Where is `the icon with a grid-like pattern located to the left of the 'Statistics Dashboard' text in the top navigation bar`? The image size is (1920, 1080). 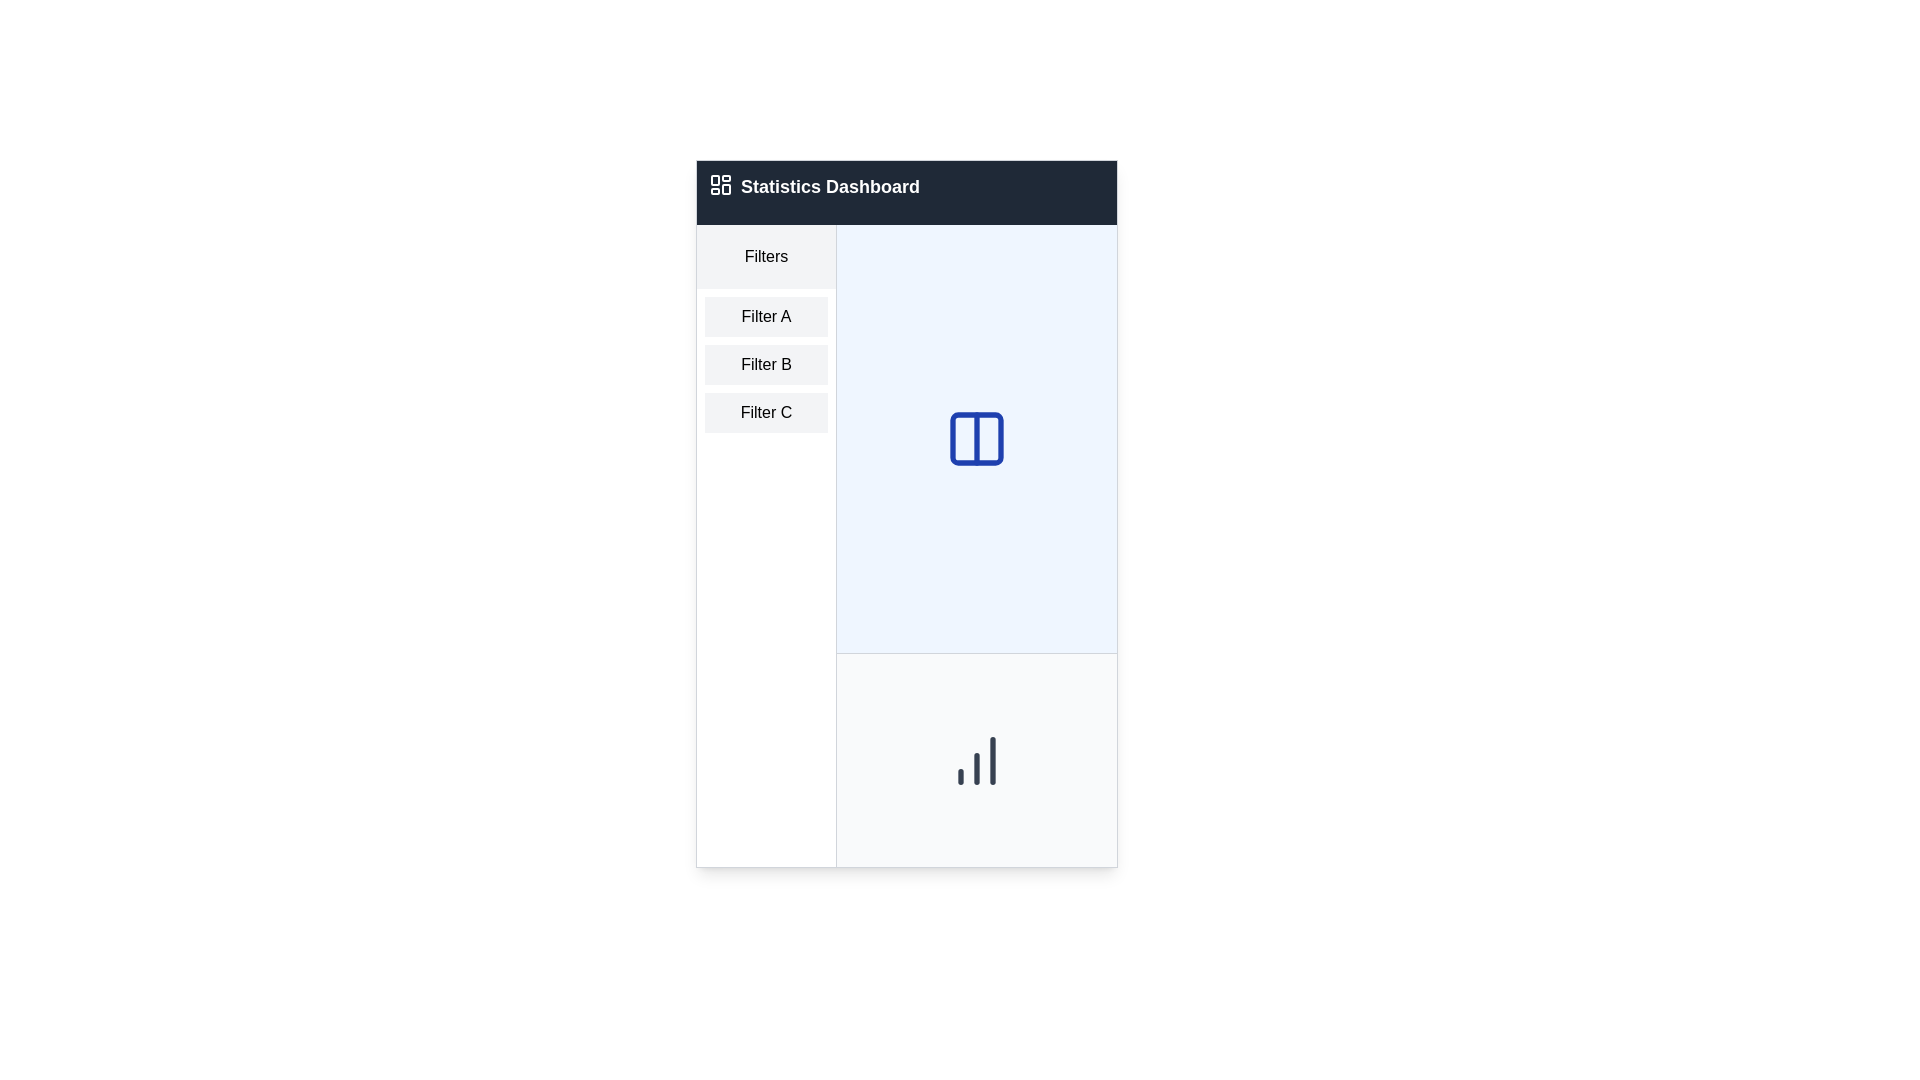 the icon with a grid-like pattern located to the left of the 'Statistics Dashboard' text in the top navigation bar is located at coordinates (720, 185).